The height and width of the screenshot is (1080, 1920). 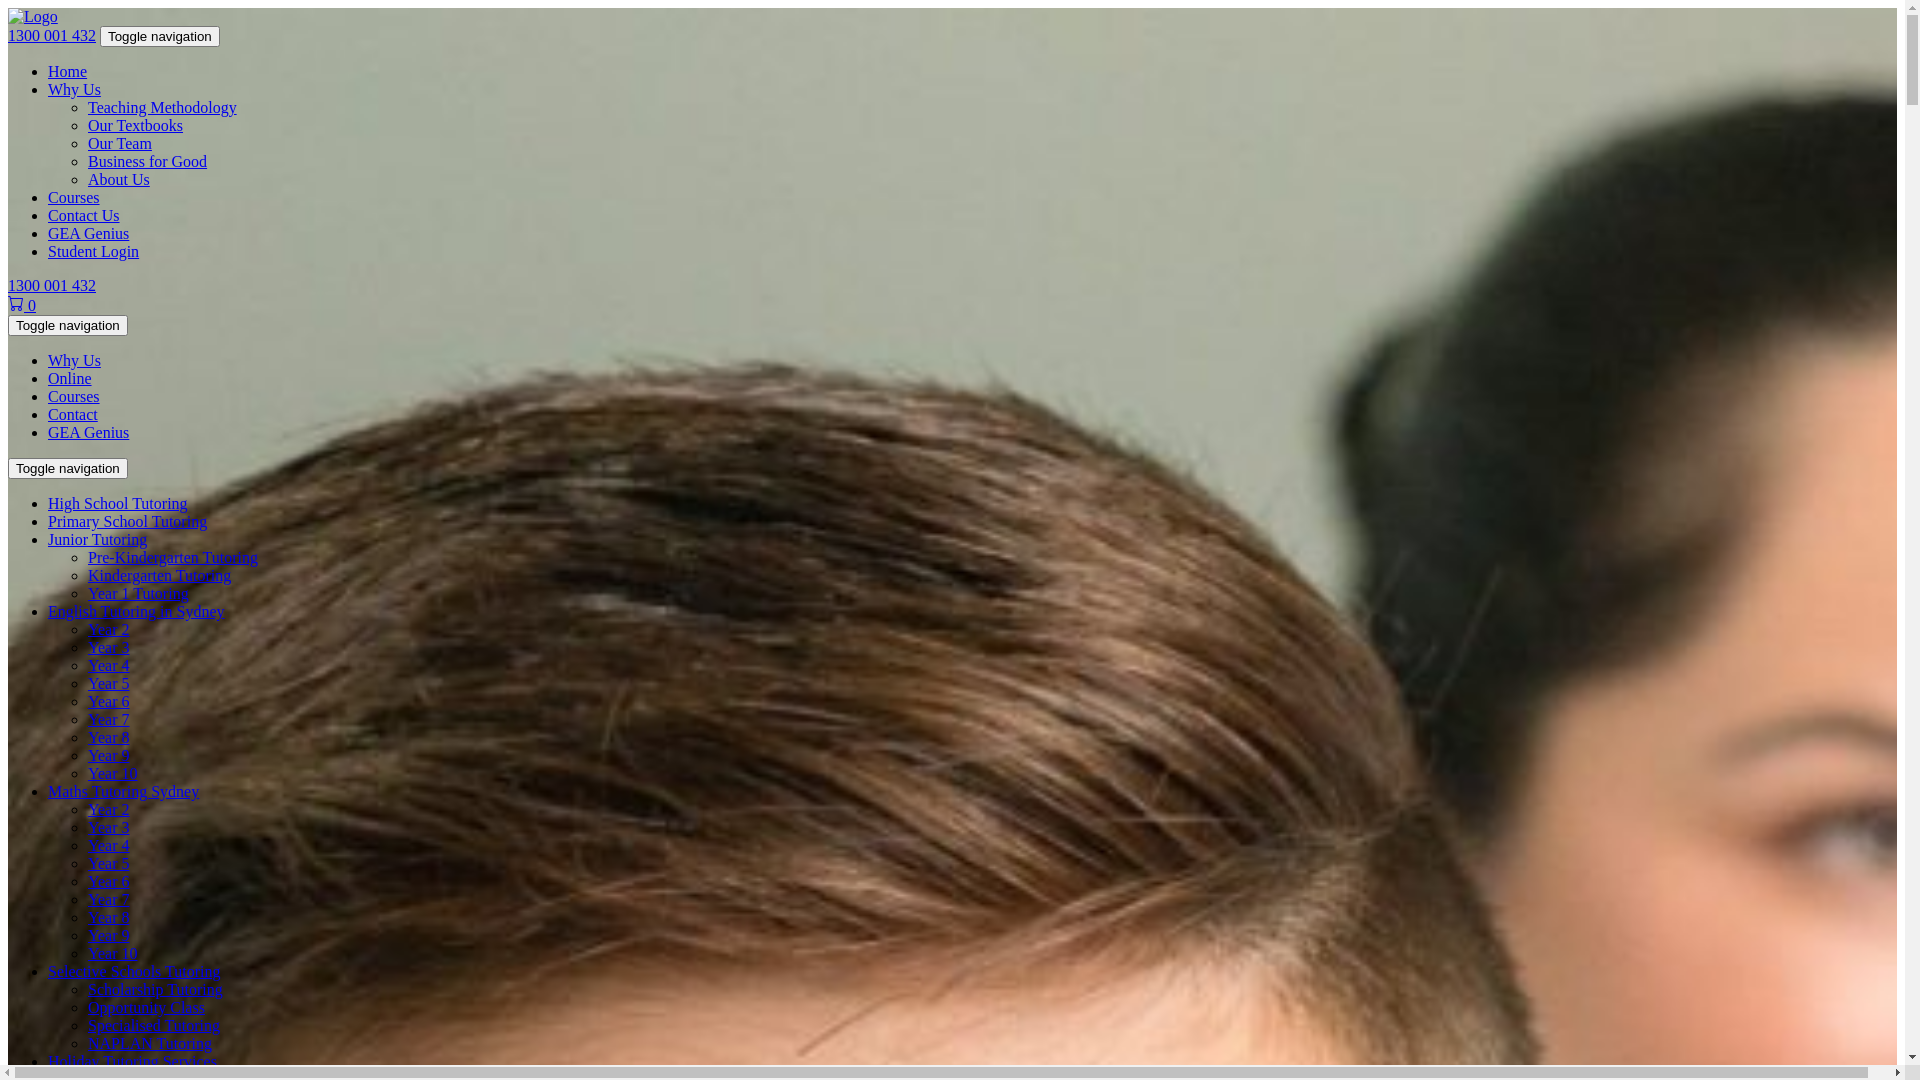 I want to click on 'Year 9', so click(x=107, y=755).